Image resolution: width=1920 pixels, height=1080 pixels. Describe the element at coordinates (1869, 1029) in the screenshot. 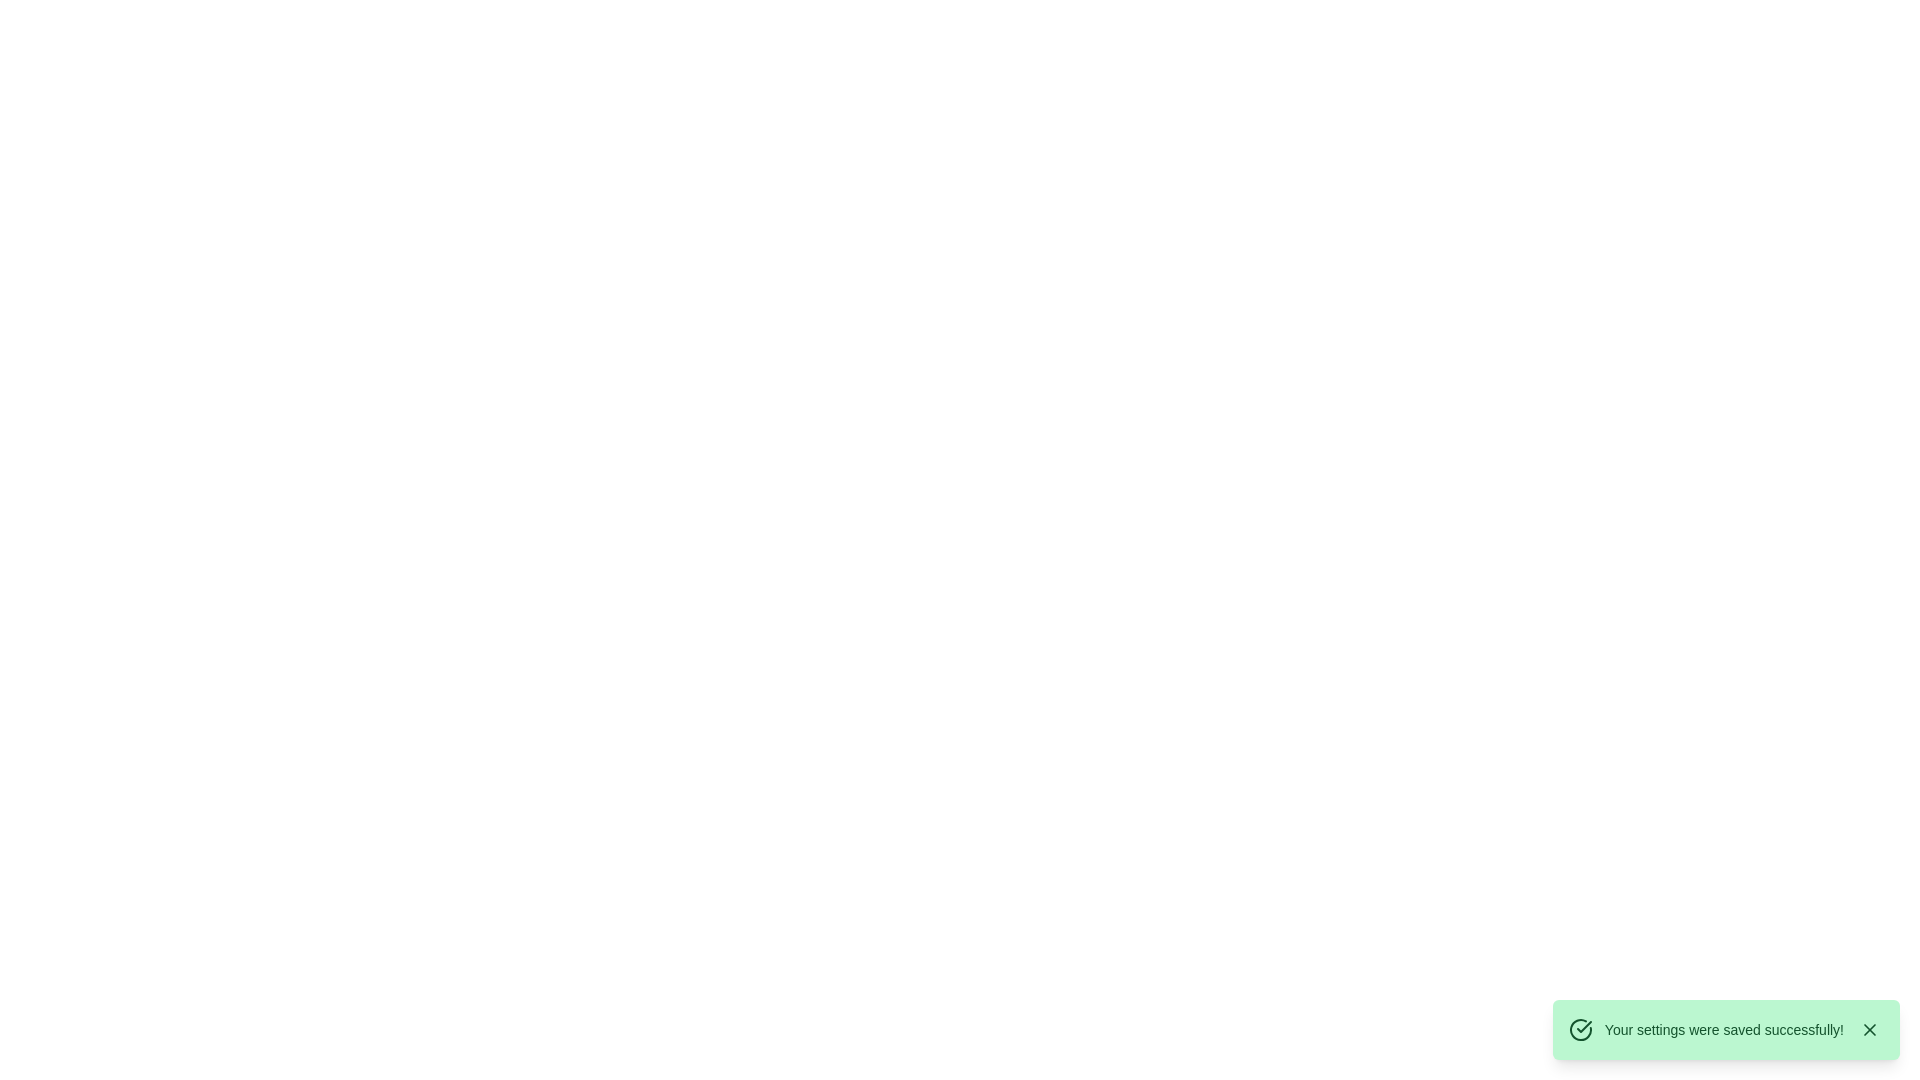

I see `the dismissal button located in the bottom-right corner of the notification box` at that location.